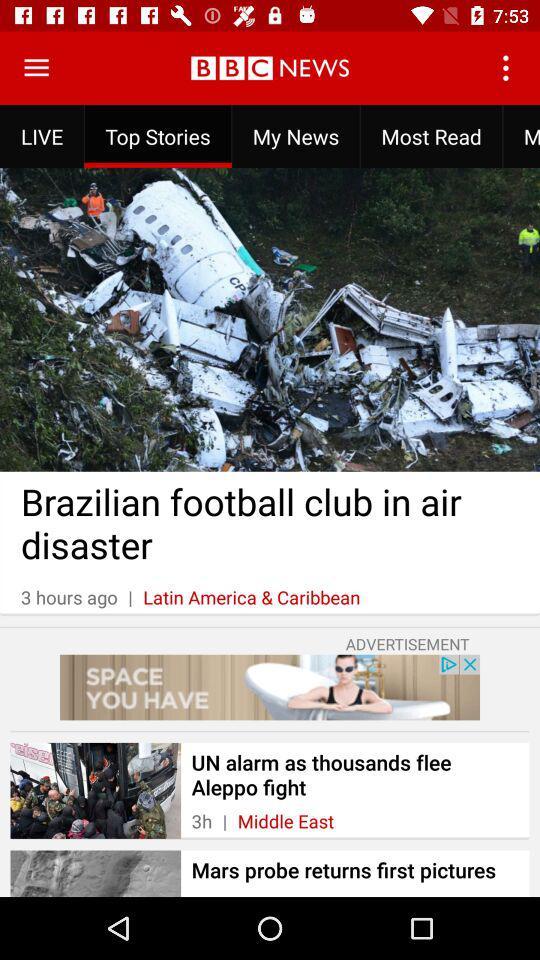  Describe the element at coordinates (270, 687) in the screenshot. I see `visit advertiser website` at that location.